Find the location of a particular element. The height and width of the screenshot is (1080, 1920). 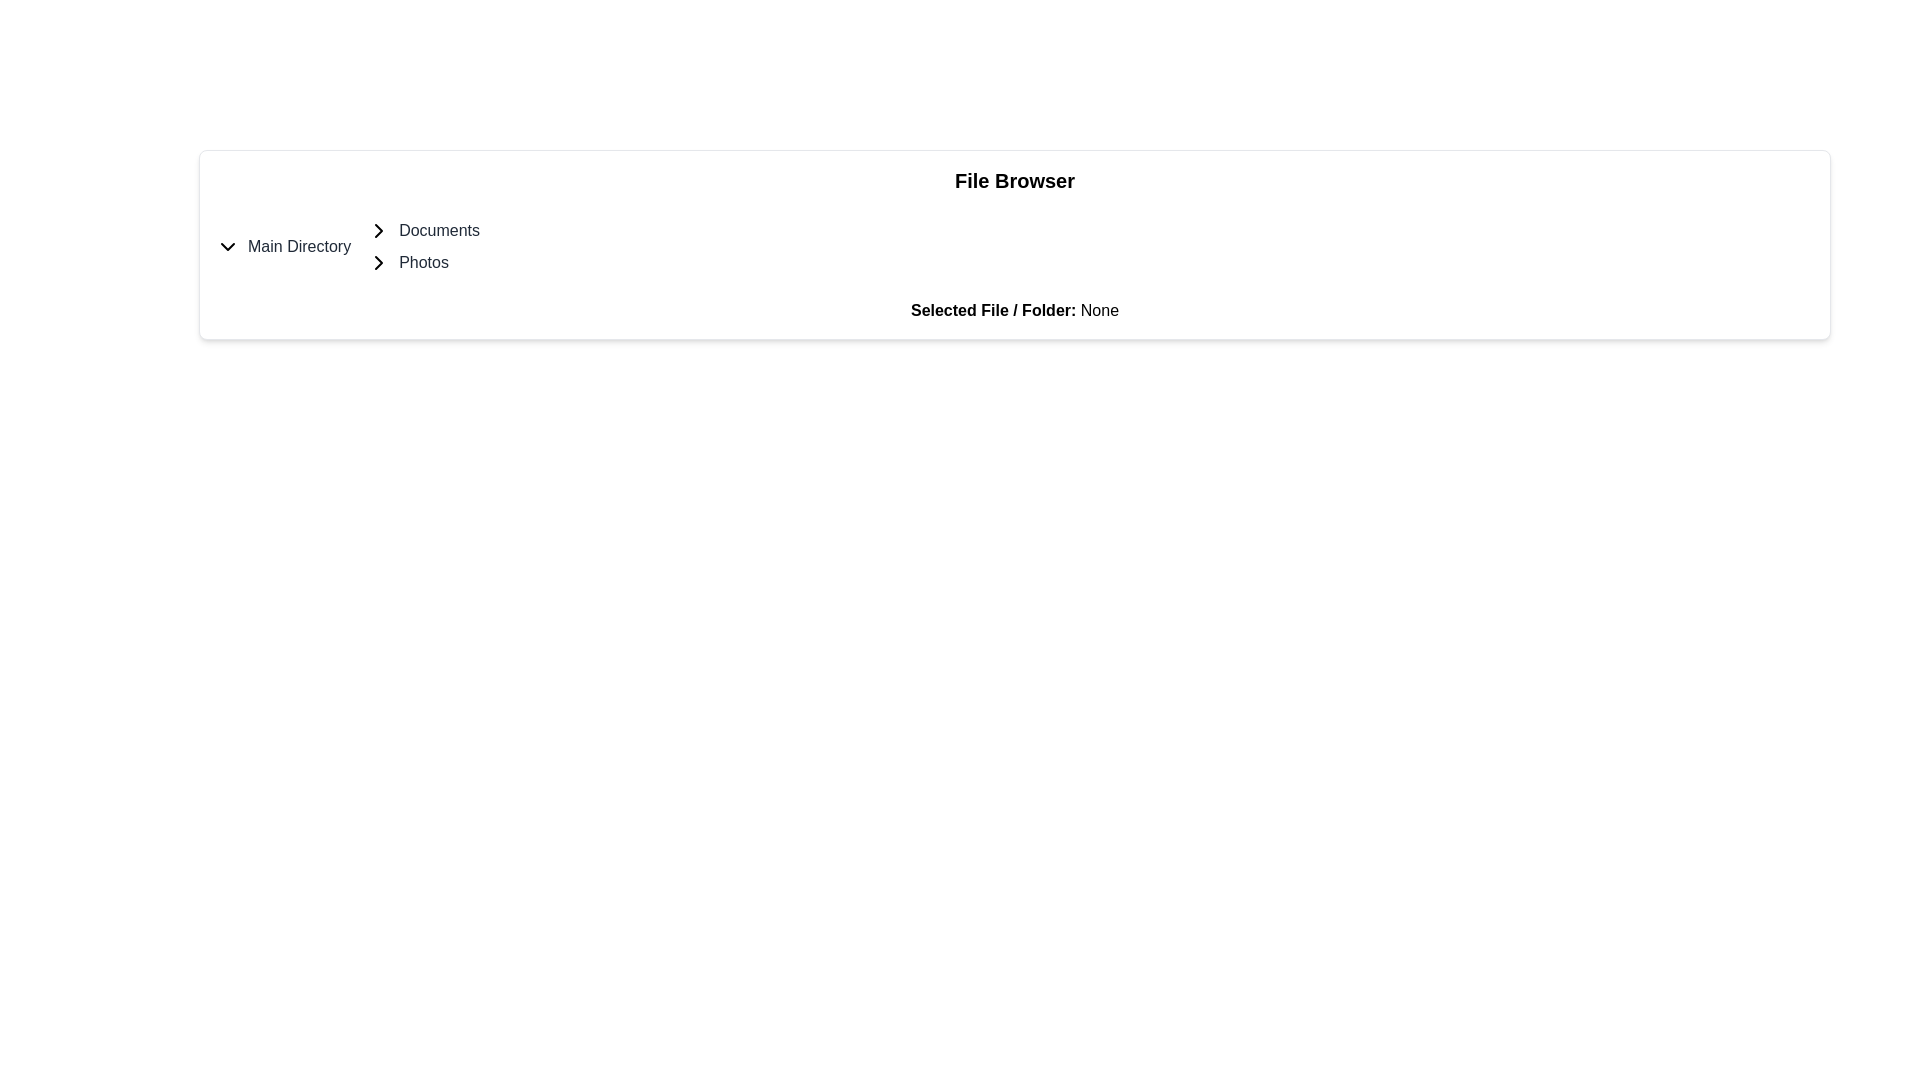

the 'Photos' text label, which is dark gray and located in the second row of entries under 'Main Directory' is located at coordinates (422, 261).